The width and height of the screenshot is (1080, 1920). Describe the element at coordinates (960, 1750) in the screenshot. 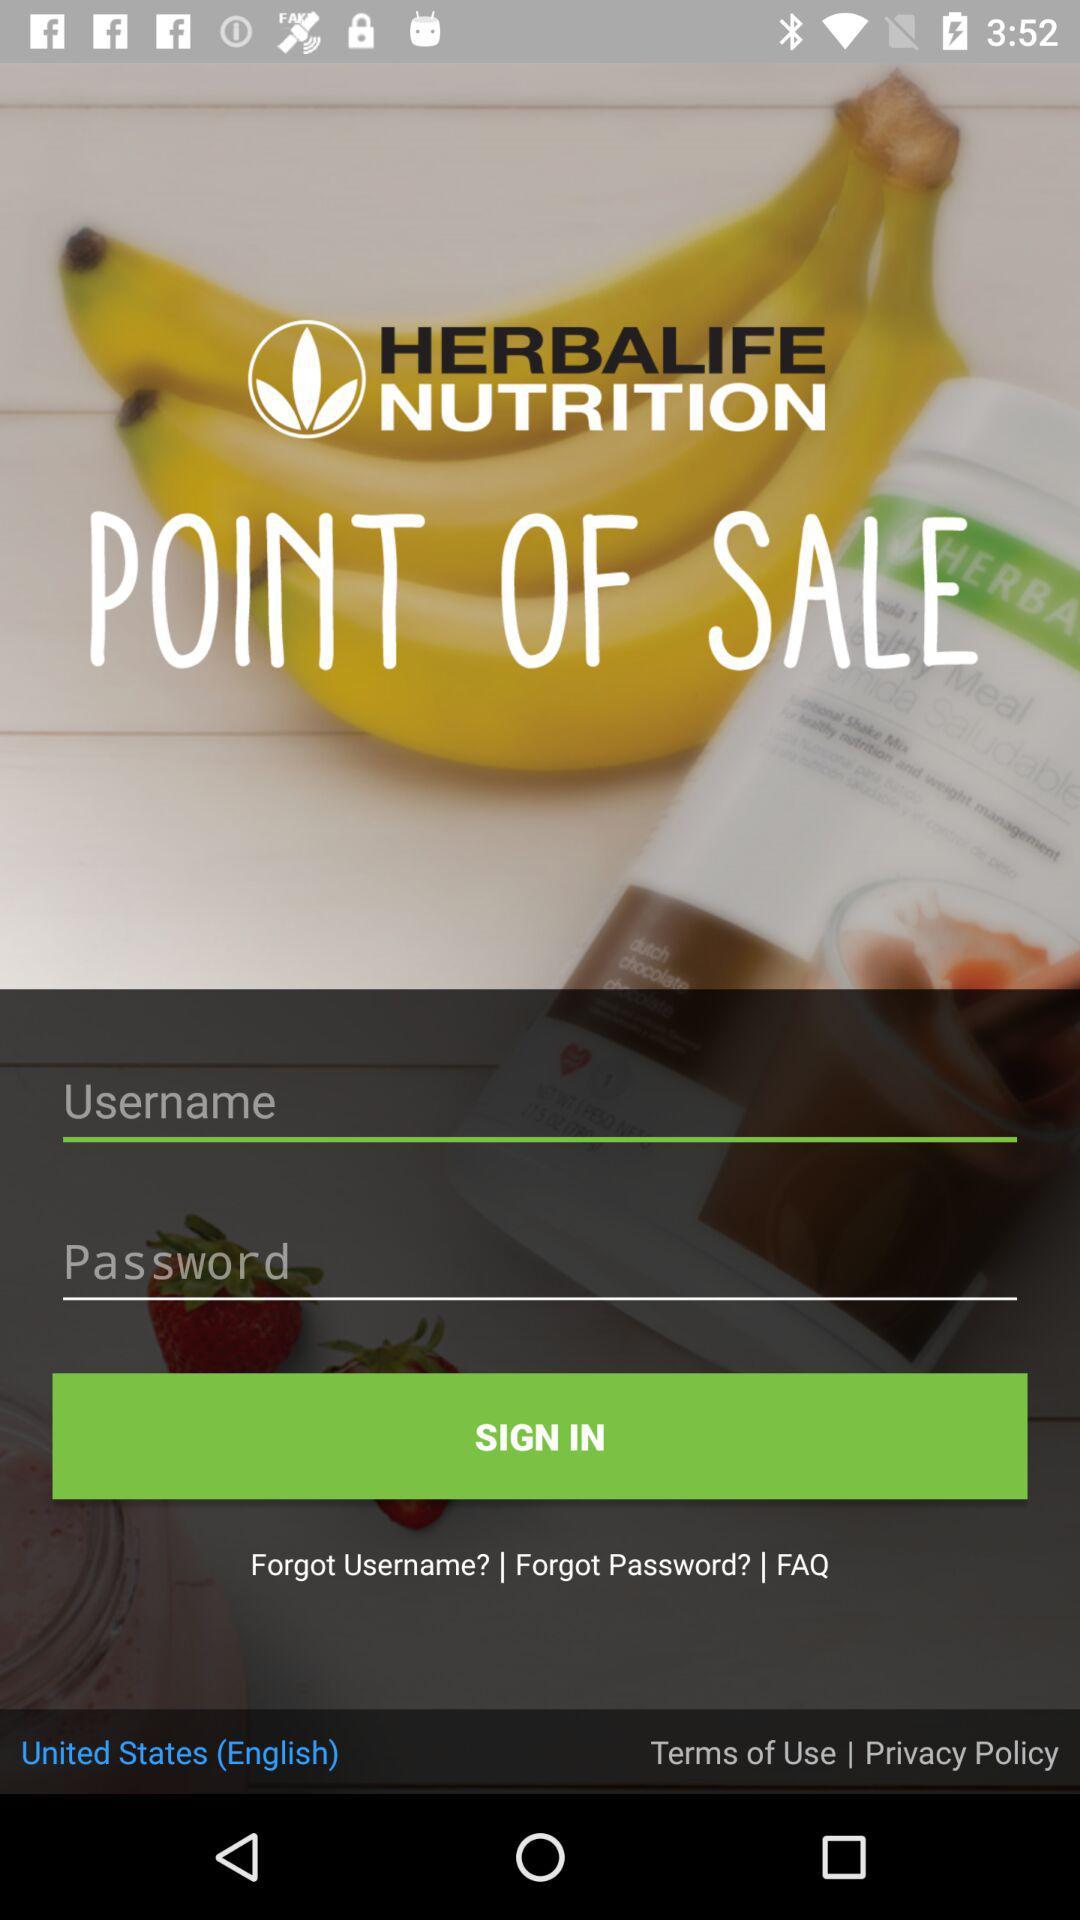

I see `the privacy policy` at that location.